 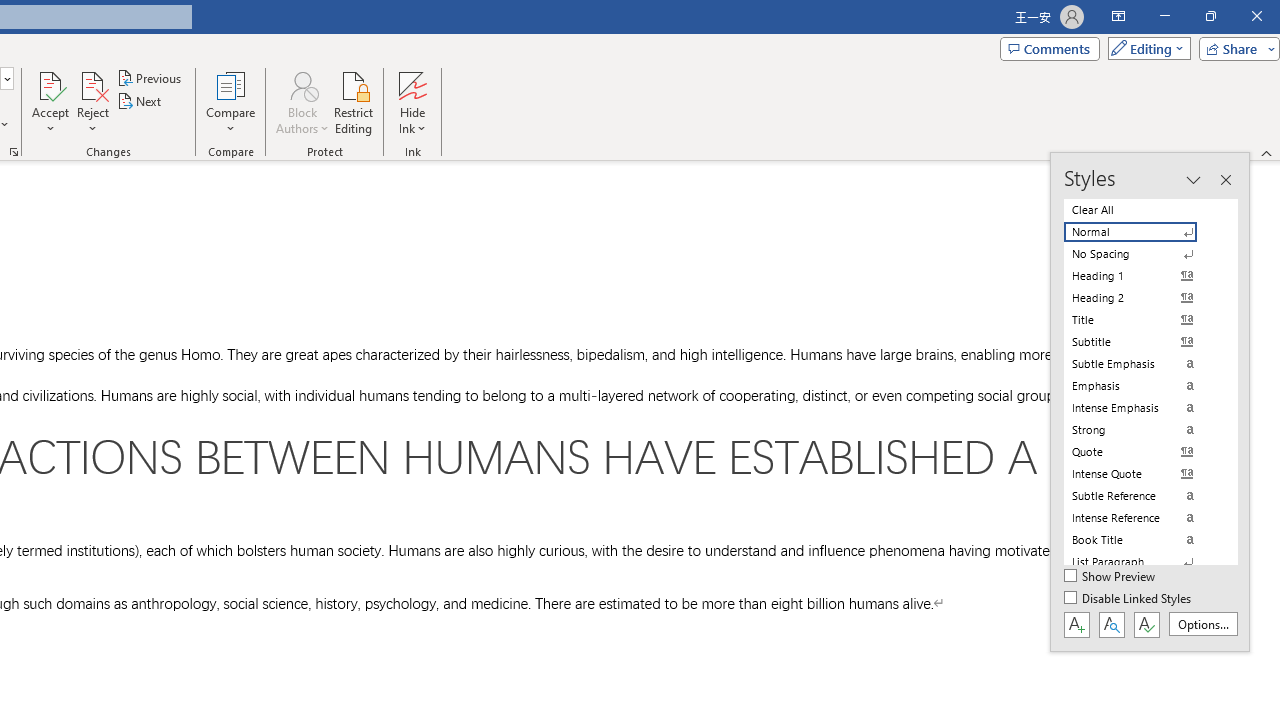 I want to click on 'Clear All', so click(x=1142, y=209).